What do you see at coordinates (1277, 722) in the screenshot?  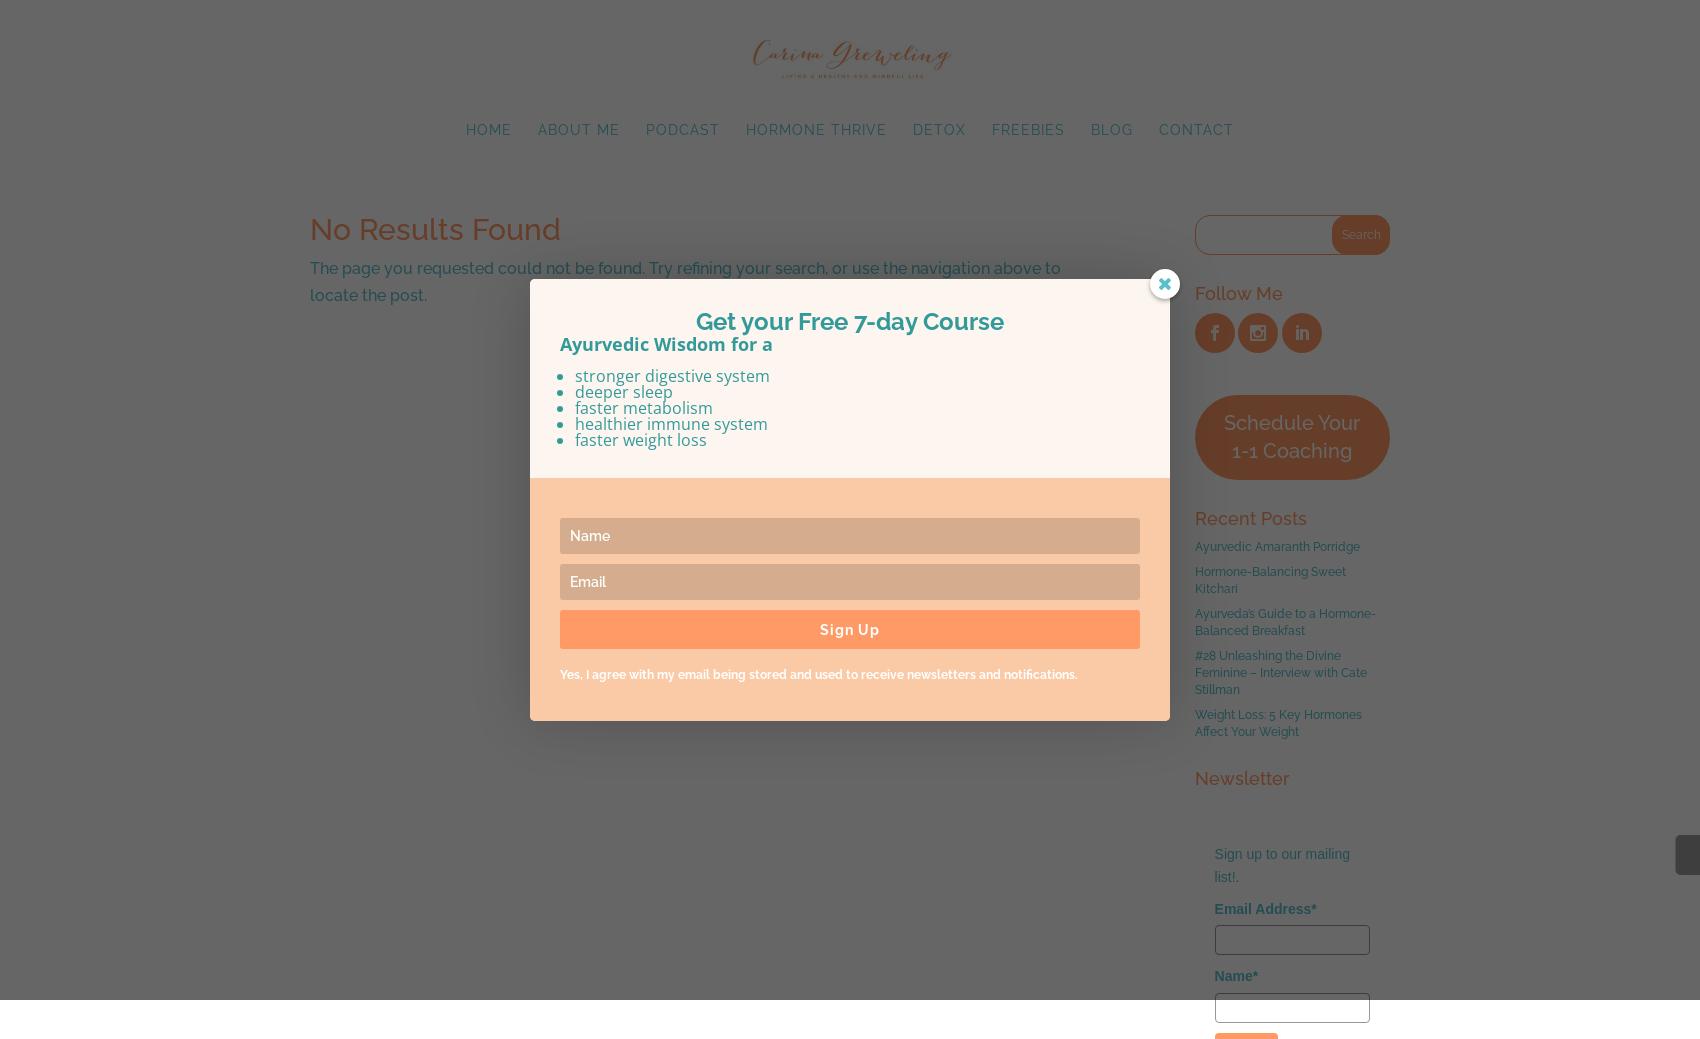 I see `'Weight Loss: 5 Key Hormones Affect Your Weight'` at bounding box center [1277, 722].